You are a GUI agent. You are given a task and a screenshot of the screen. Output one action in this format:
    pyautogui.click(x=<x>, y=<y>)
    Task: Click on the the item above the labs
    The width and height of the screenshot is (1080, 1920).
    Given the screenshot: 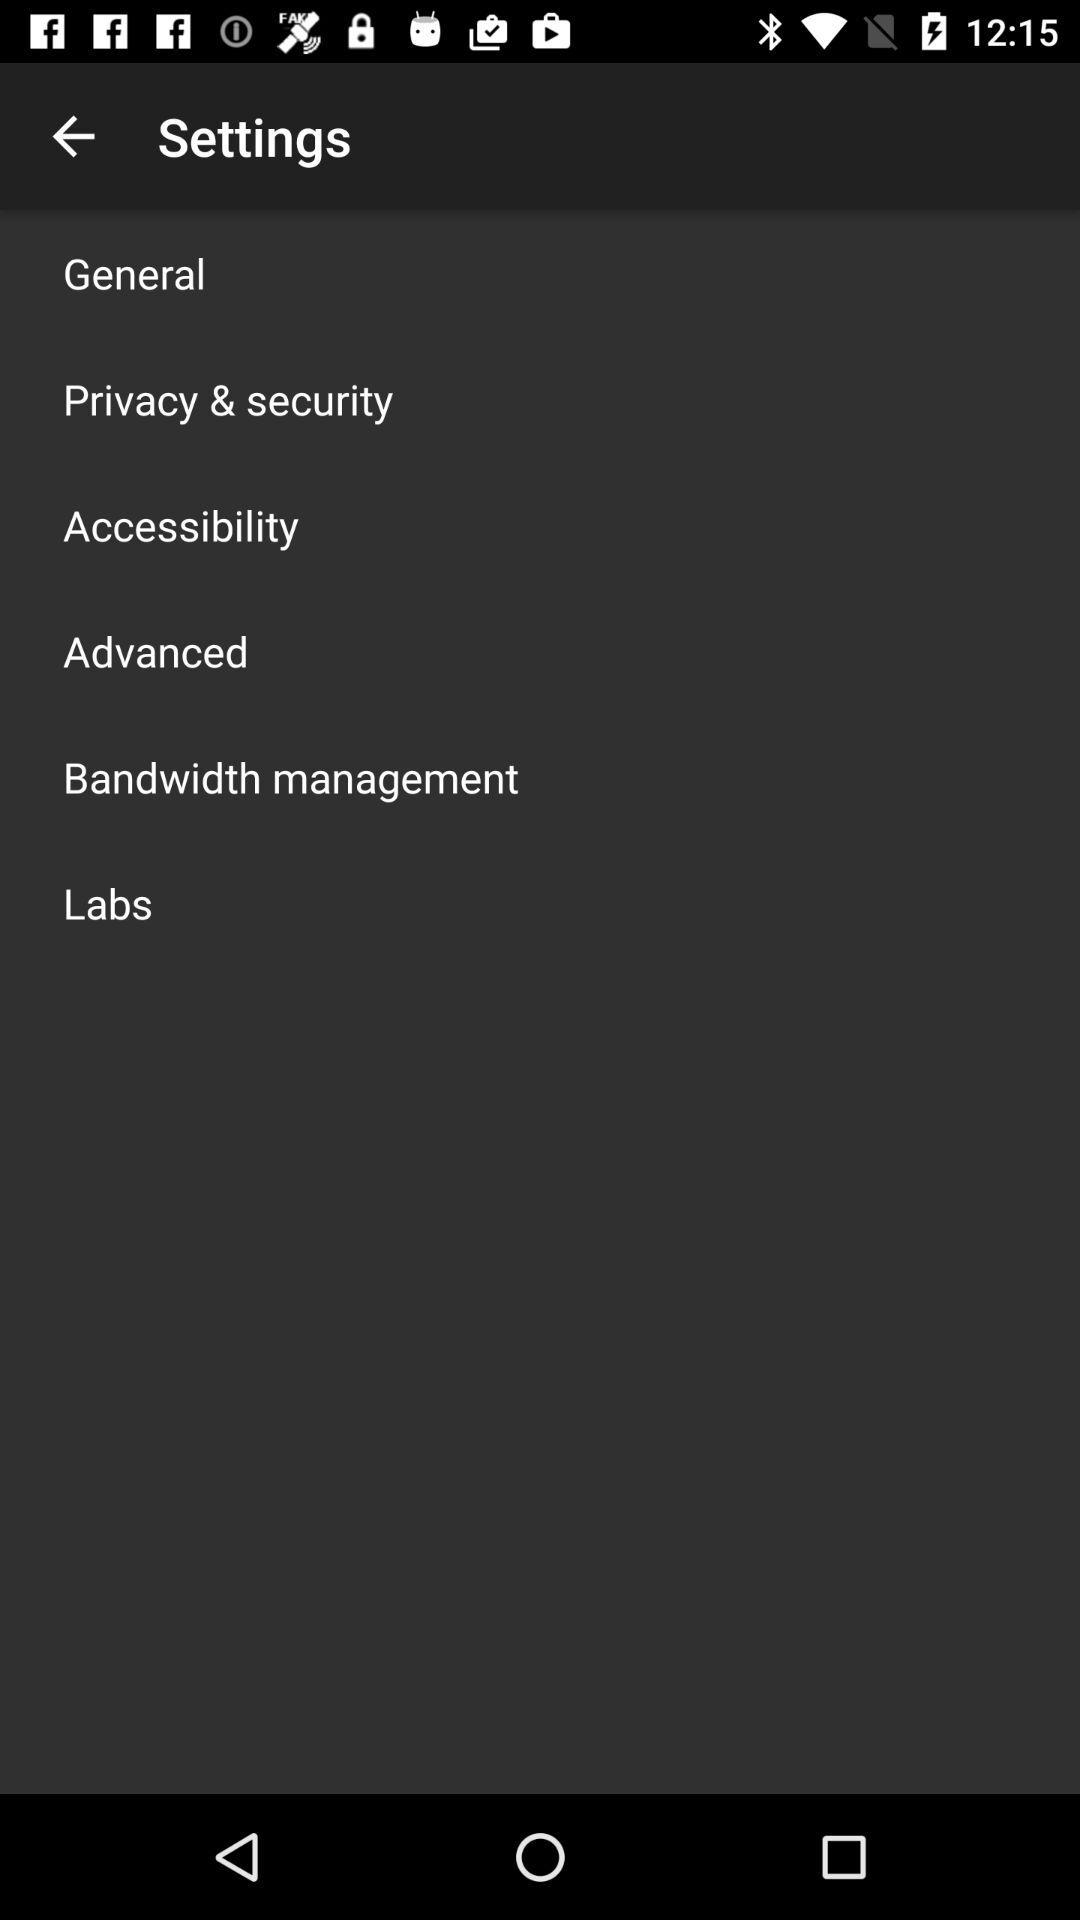 What is the action you would take?
    pyautogui.click(x=290, y=776)
    